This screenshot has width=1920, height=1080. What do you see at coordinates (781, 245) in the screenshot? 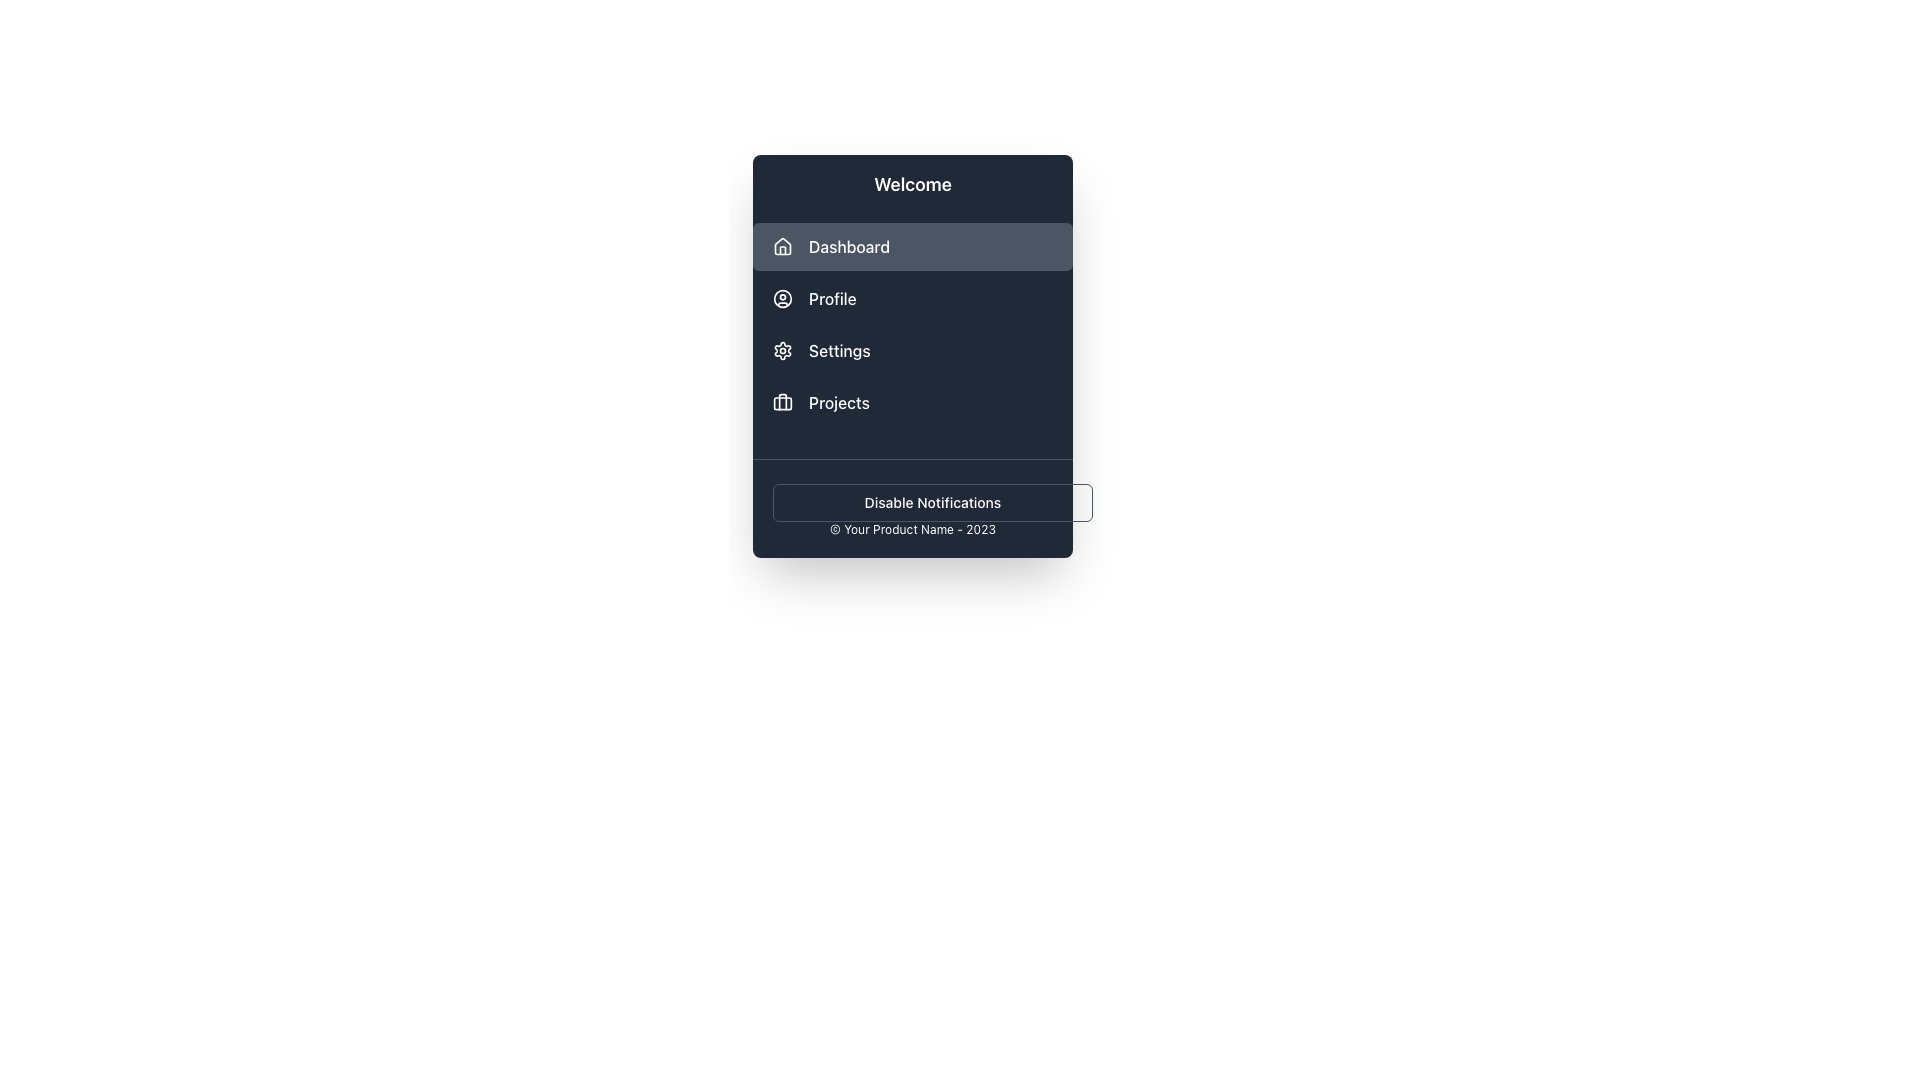
I see `the decorative 'Dashboard' icon located at the top of the menu section, which serves as a visual indicator for the Dashboard section` at bounding box center [781, 245].